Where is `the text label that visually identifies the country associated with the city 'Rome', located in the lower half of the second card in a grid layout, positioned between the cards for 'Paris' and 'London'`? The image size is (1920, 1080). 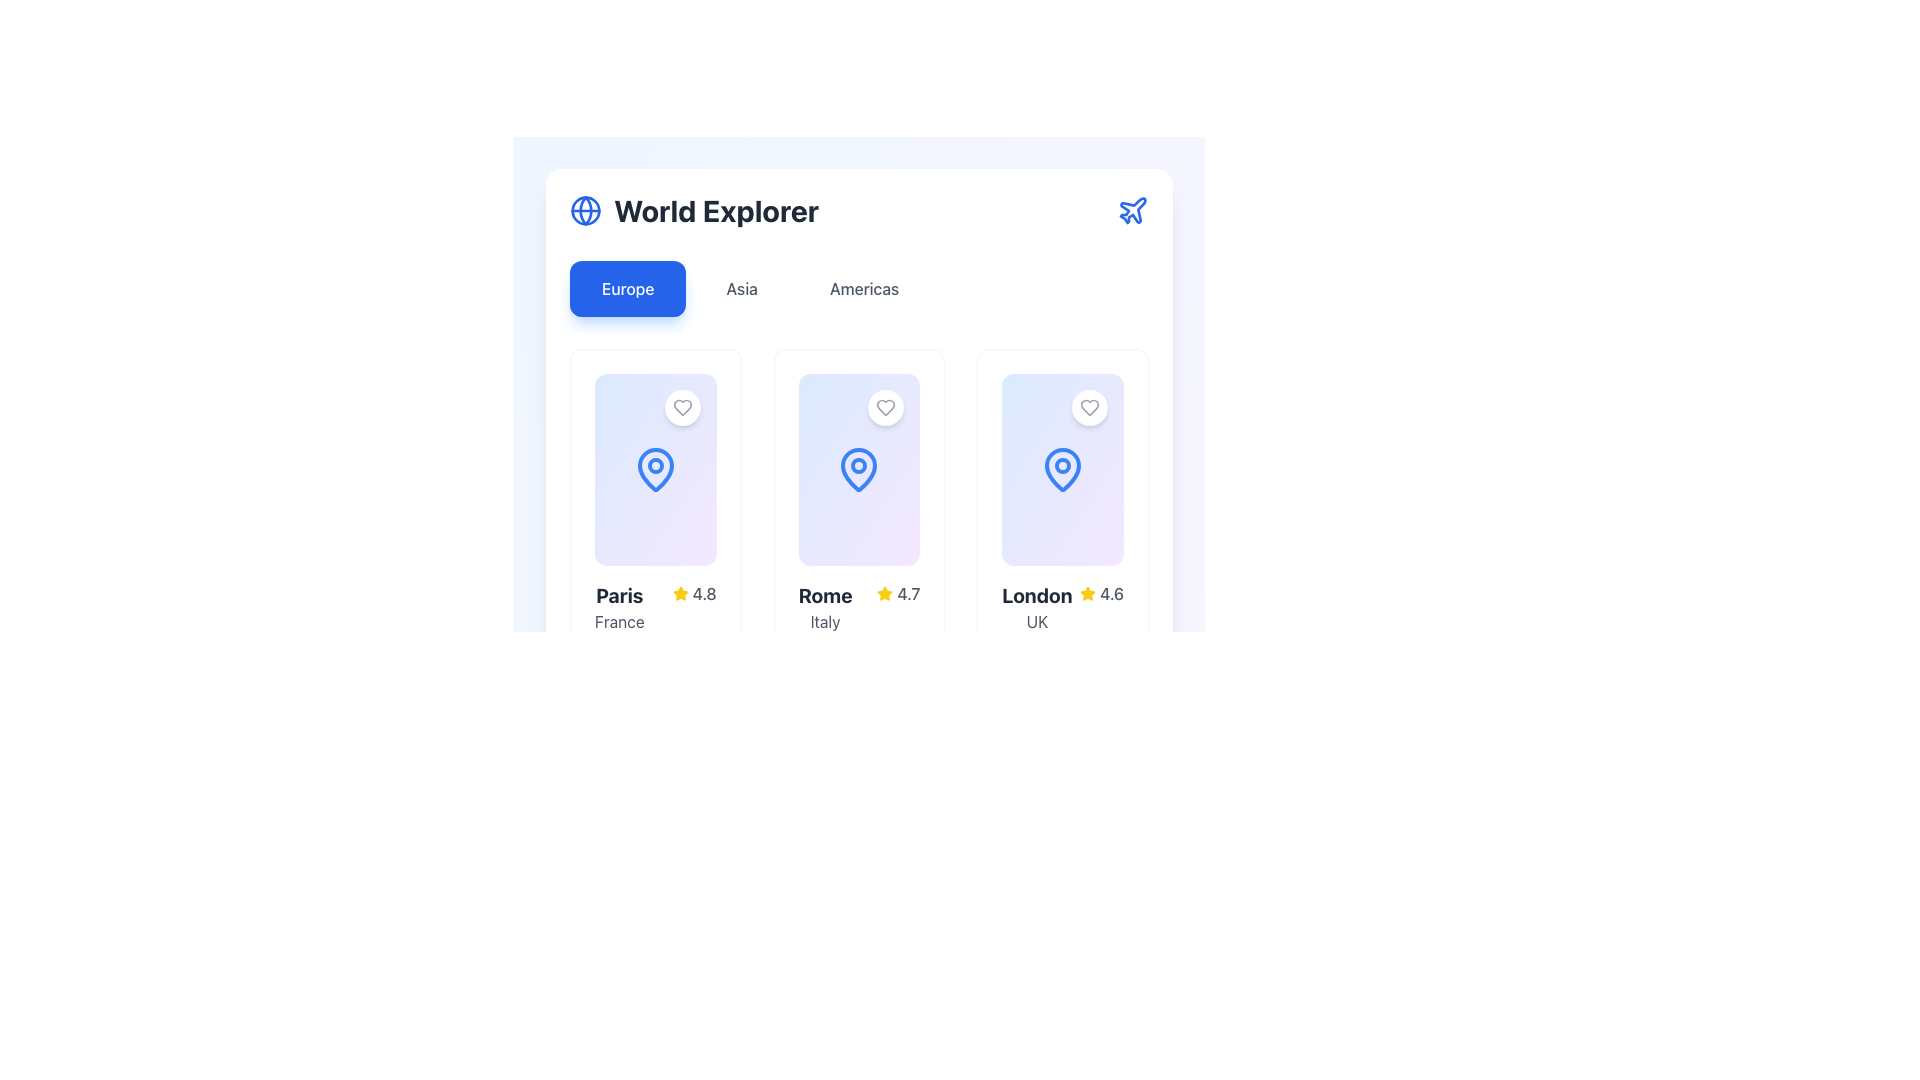 the text label that visually identifies the country associated with the city 'Rome', located in the lower half of the second card in a grid layout, positioned between the cards for 'Paris' and 'London' is located at coordinates (825, 620).